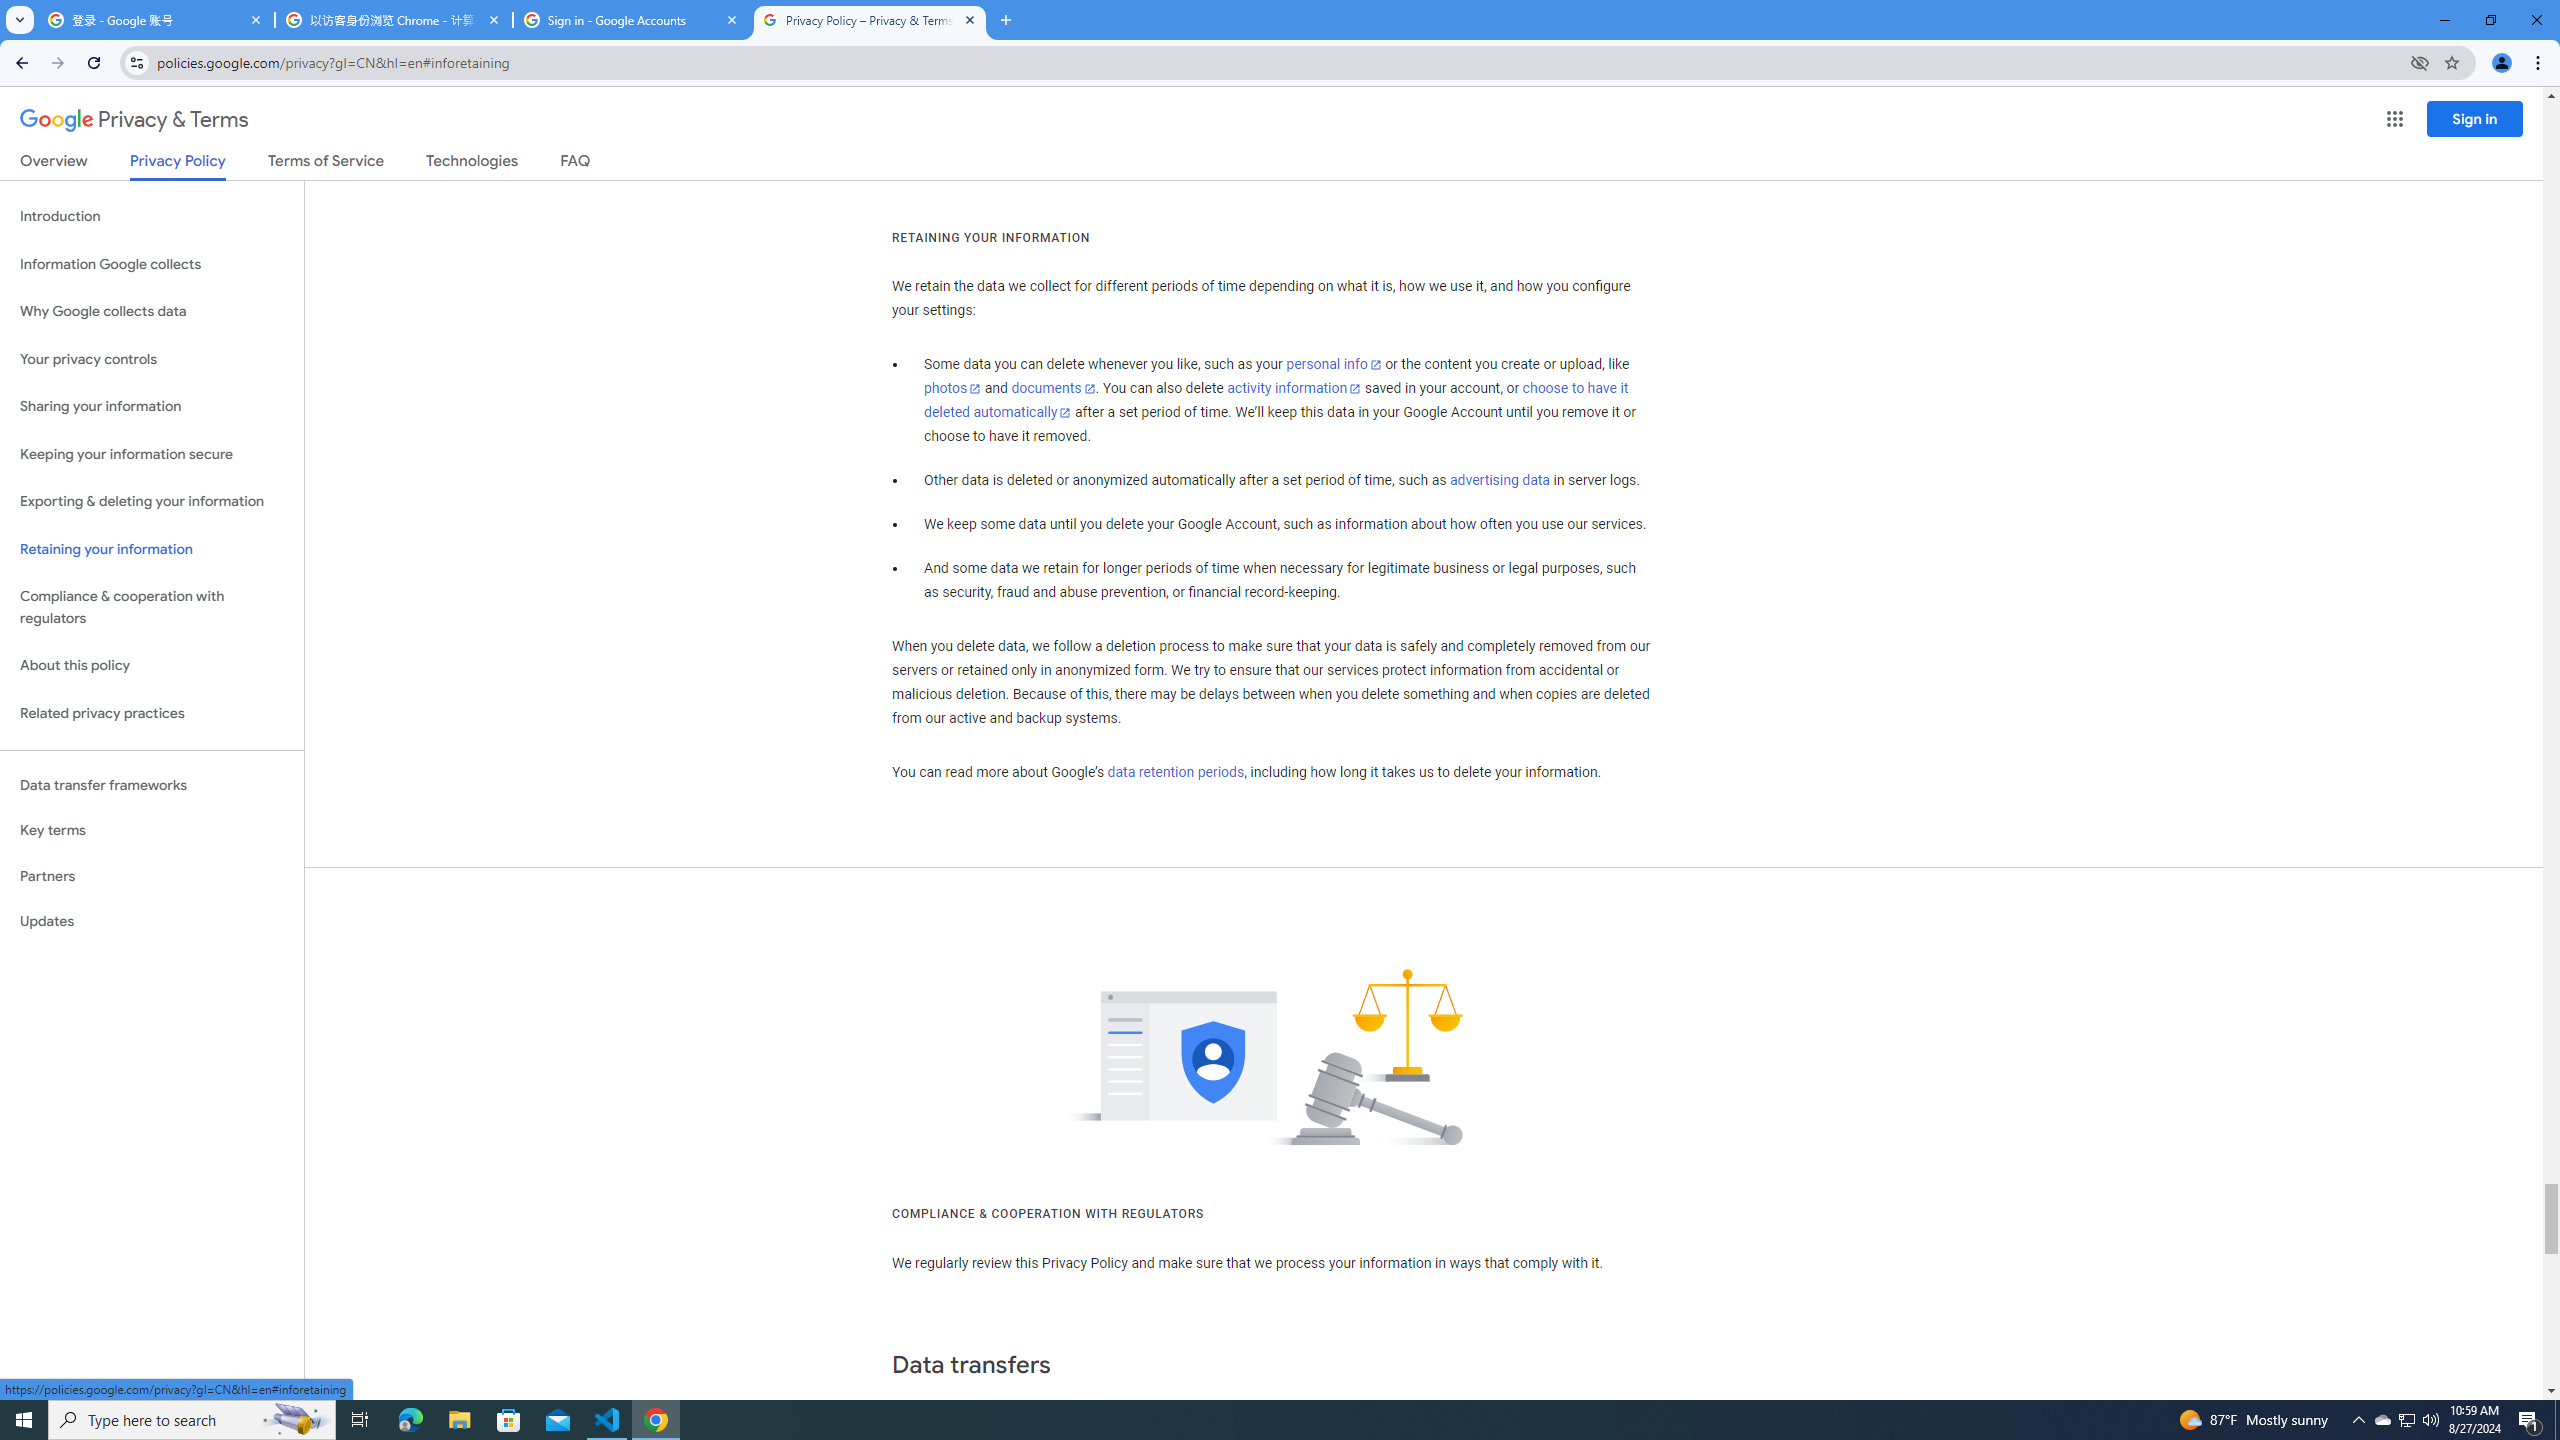 The image size is (2560, 1440). What do you see at coordinates (1275, 401) in the screenshot?
I see `'choose to have it deleted automatically'` at bounding box center [1275, 401].